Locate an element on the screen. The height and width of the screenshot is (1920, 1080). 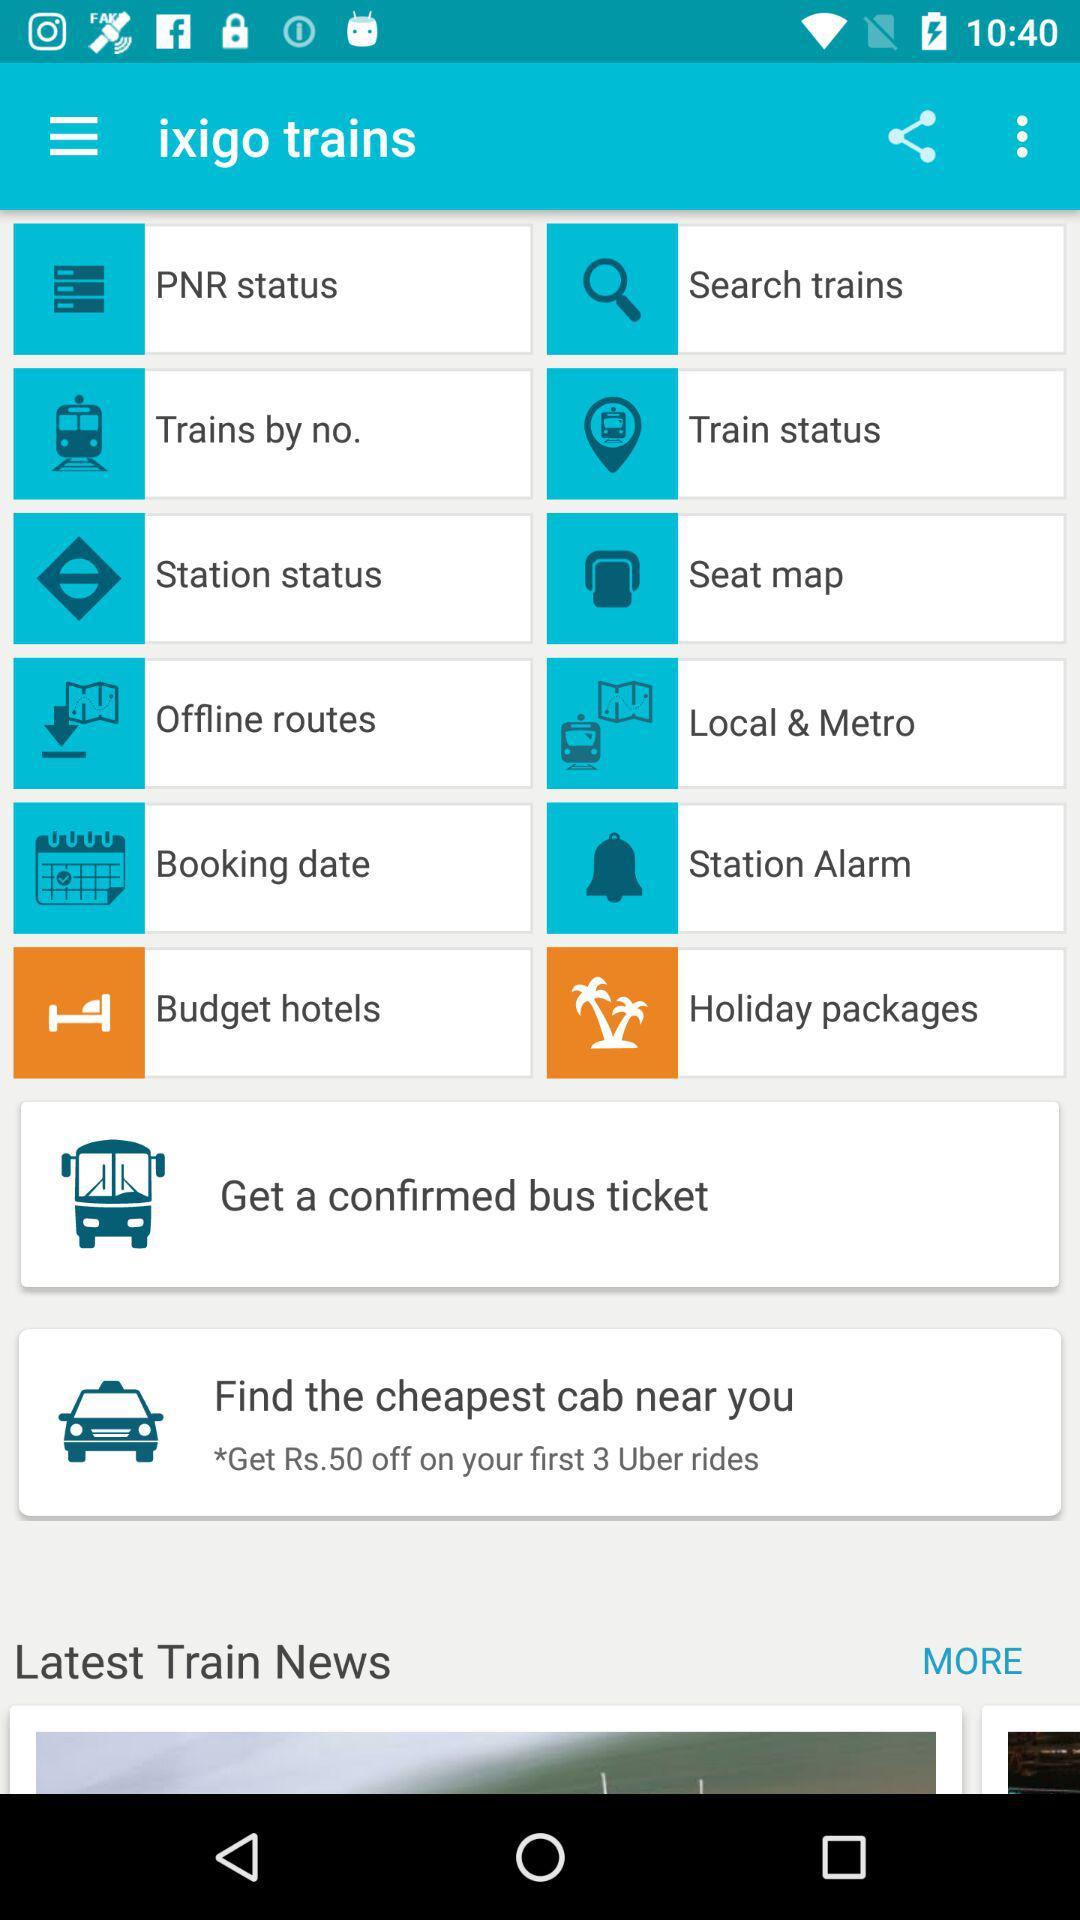
share is located at coordinates (911, 135).